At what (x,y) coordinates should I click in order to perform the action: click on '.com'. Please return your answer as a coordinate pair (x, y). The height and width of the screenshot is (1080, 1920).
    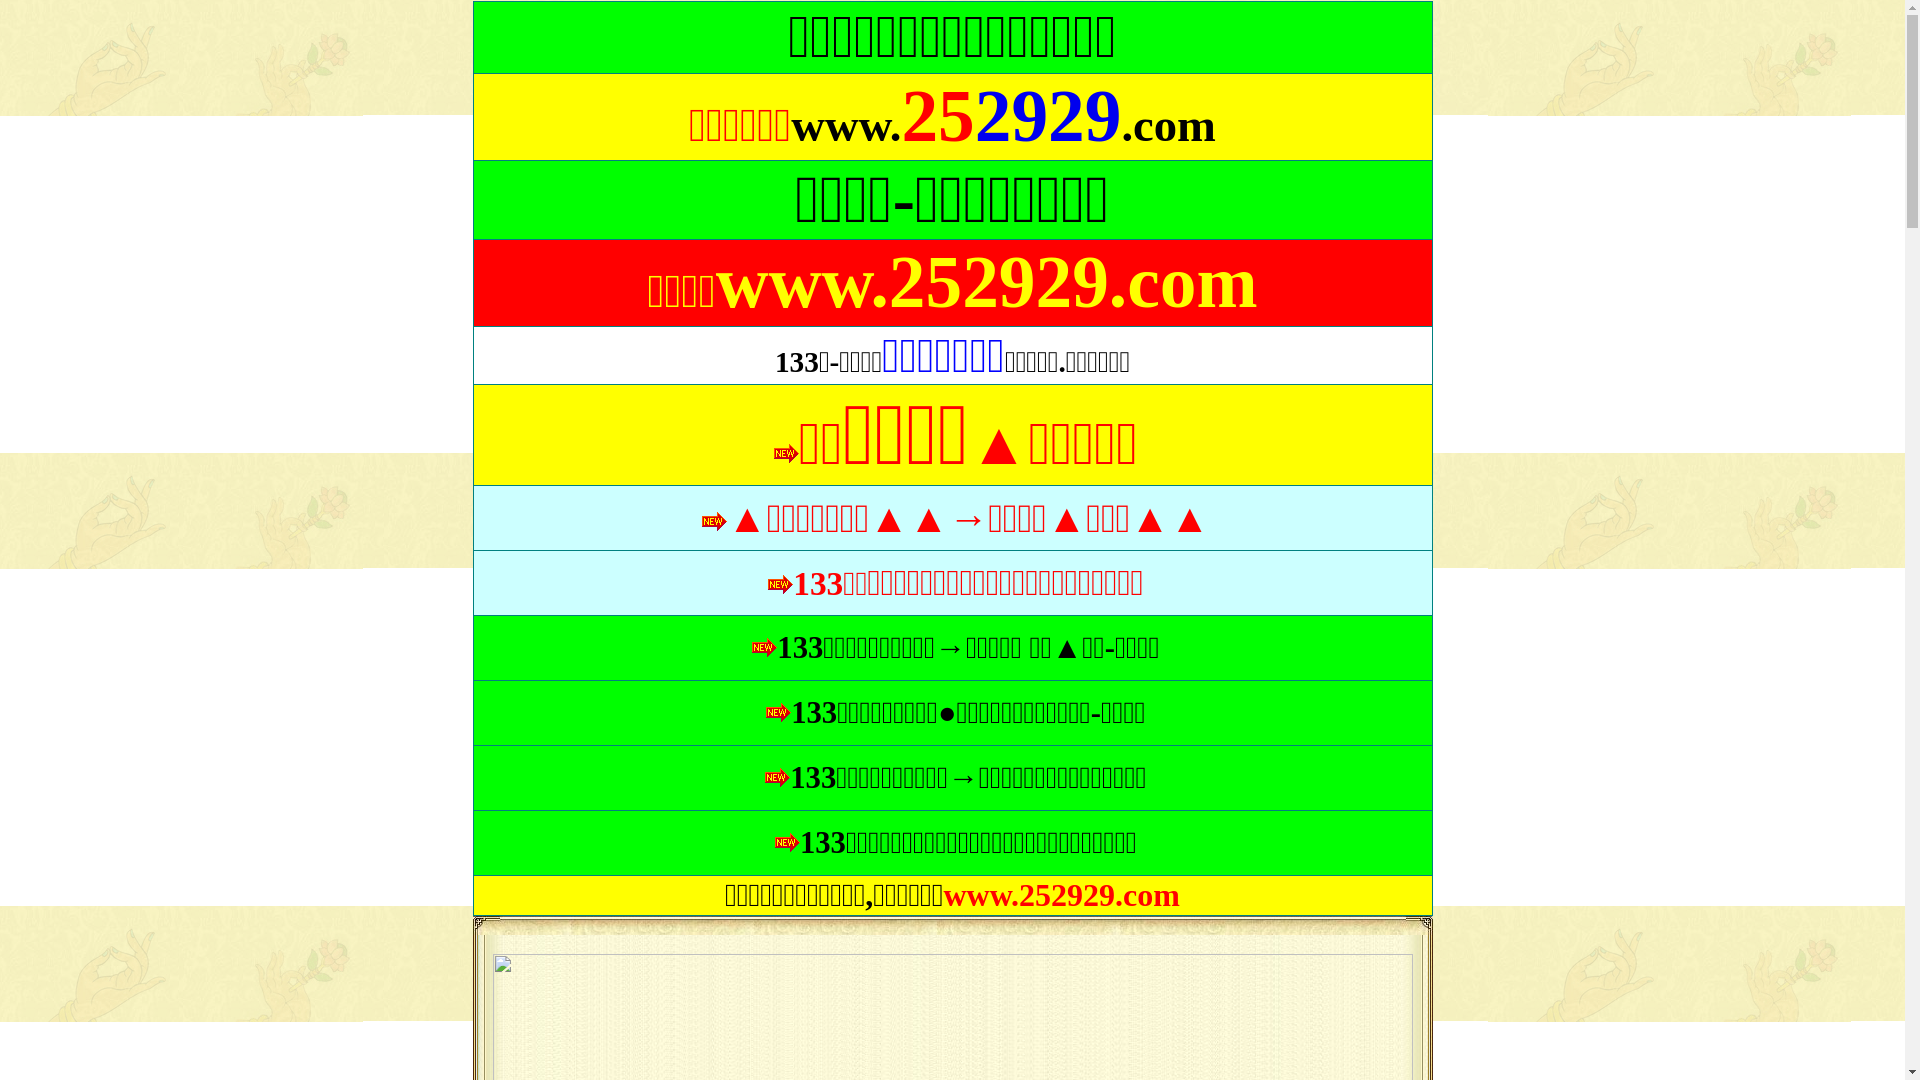
    Looking at the image, I should click on (1168, 128).